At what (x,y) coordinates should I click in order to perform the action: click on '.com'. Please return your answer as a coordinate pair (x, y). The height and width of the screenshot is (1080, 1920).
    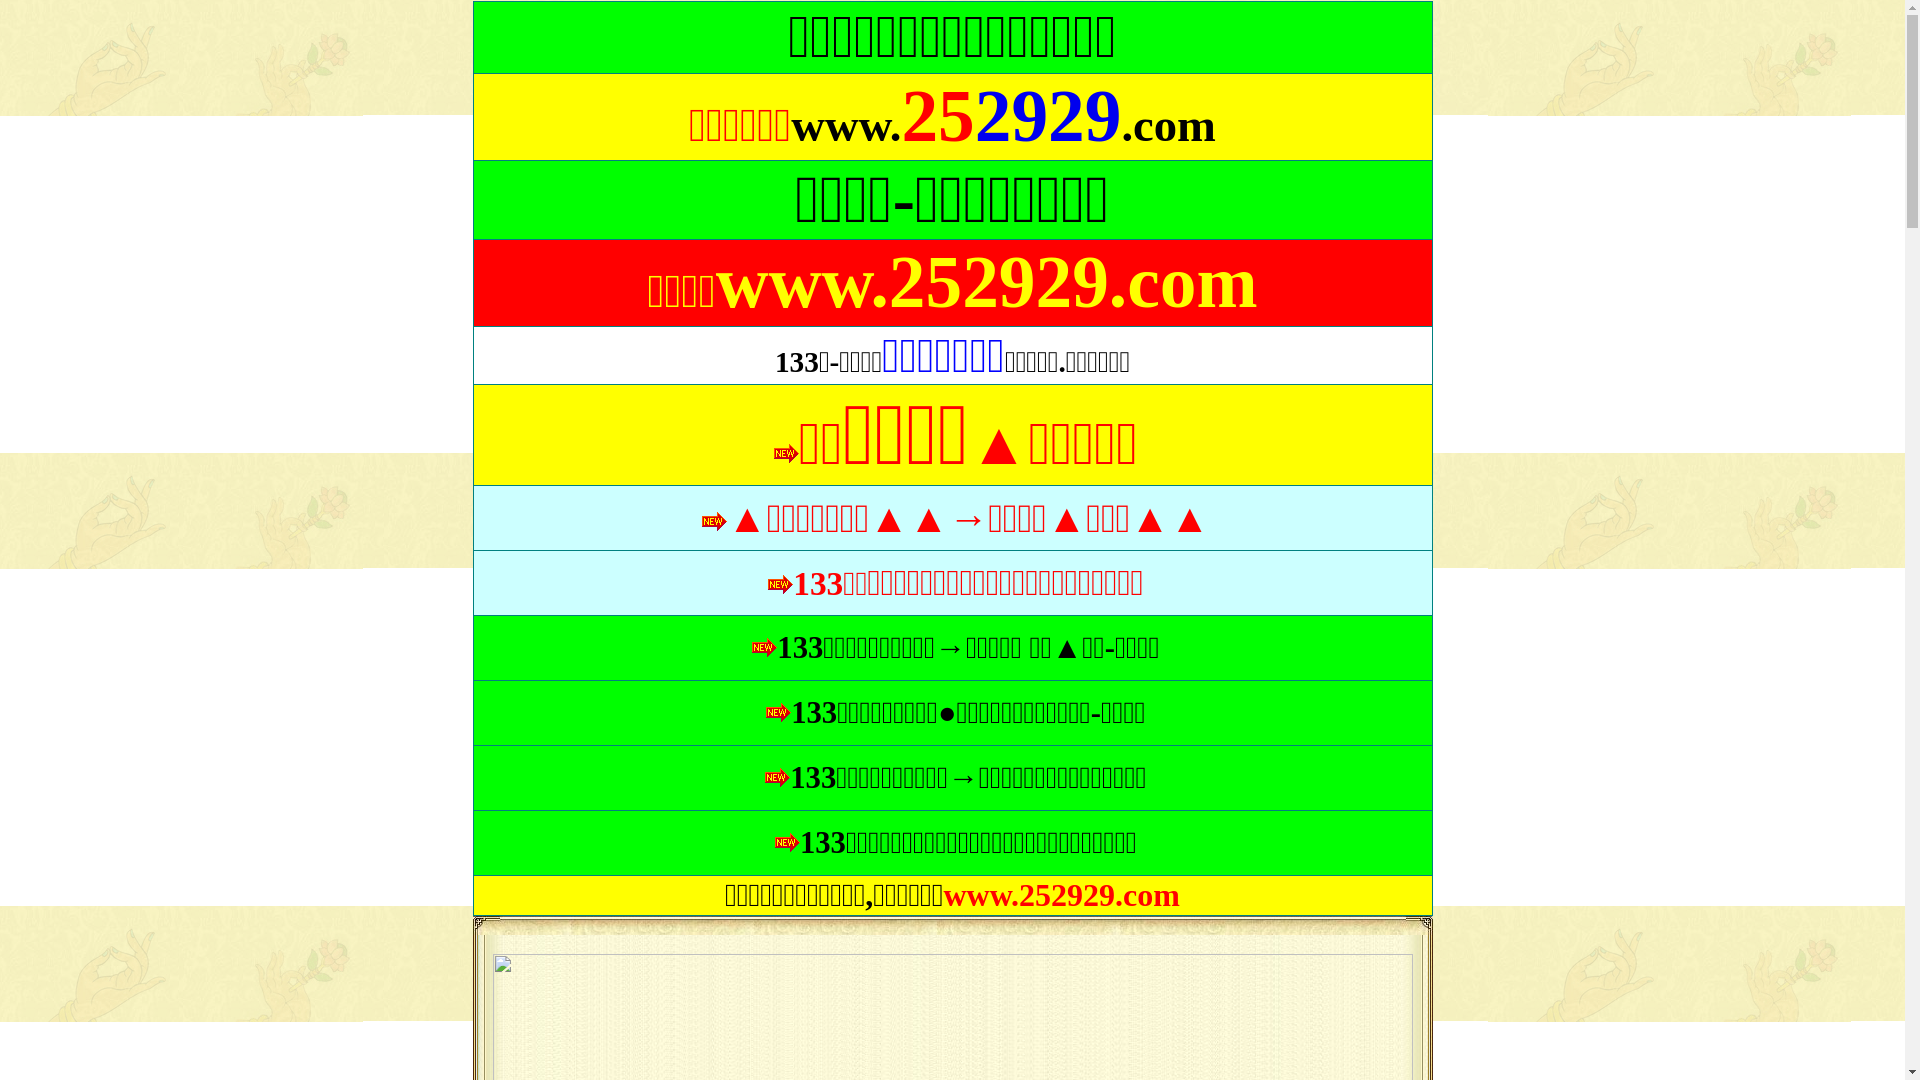
    Looking at the image, I should click on (1168, 128).